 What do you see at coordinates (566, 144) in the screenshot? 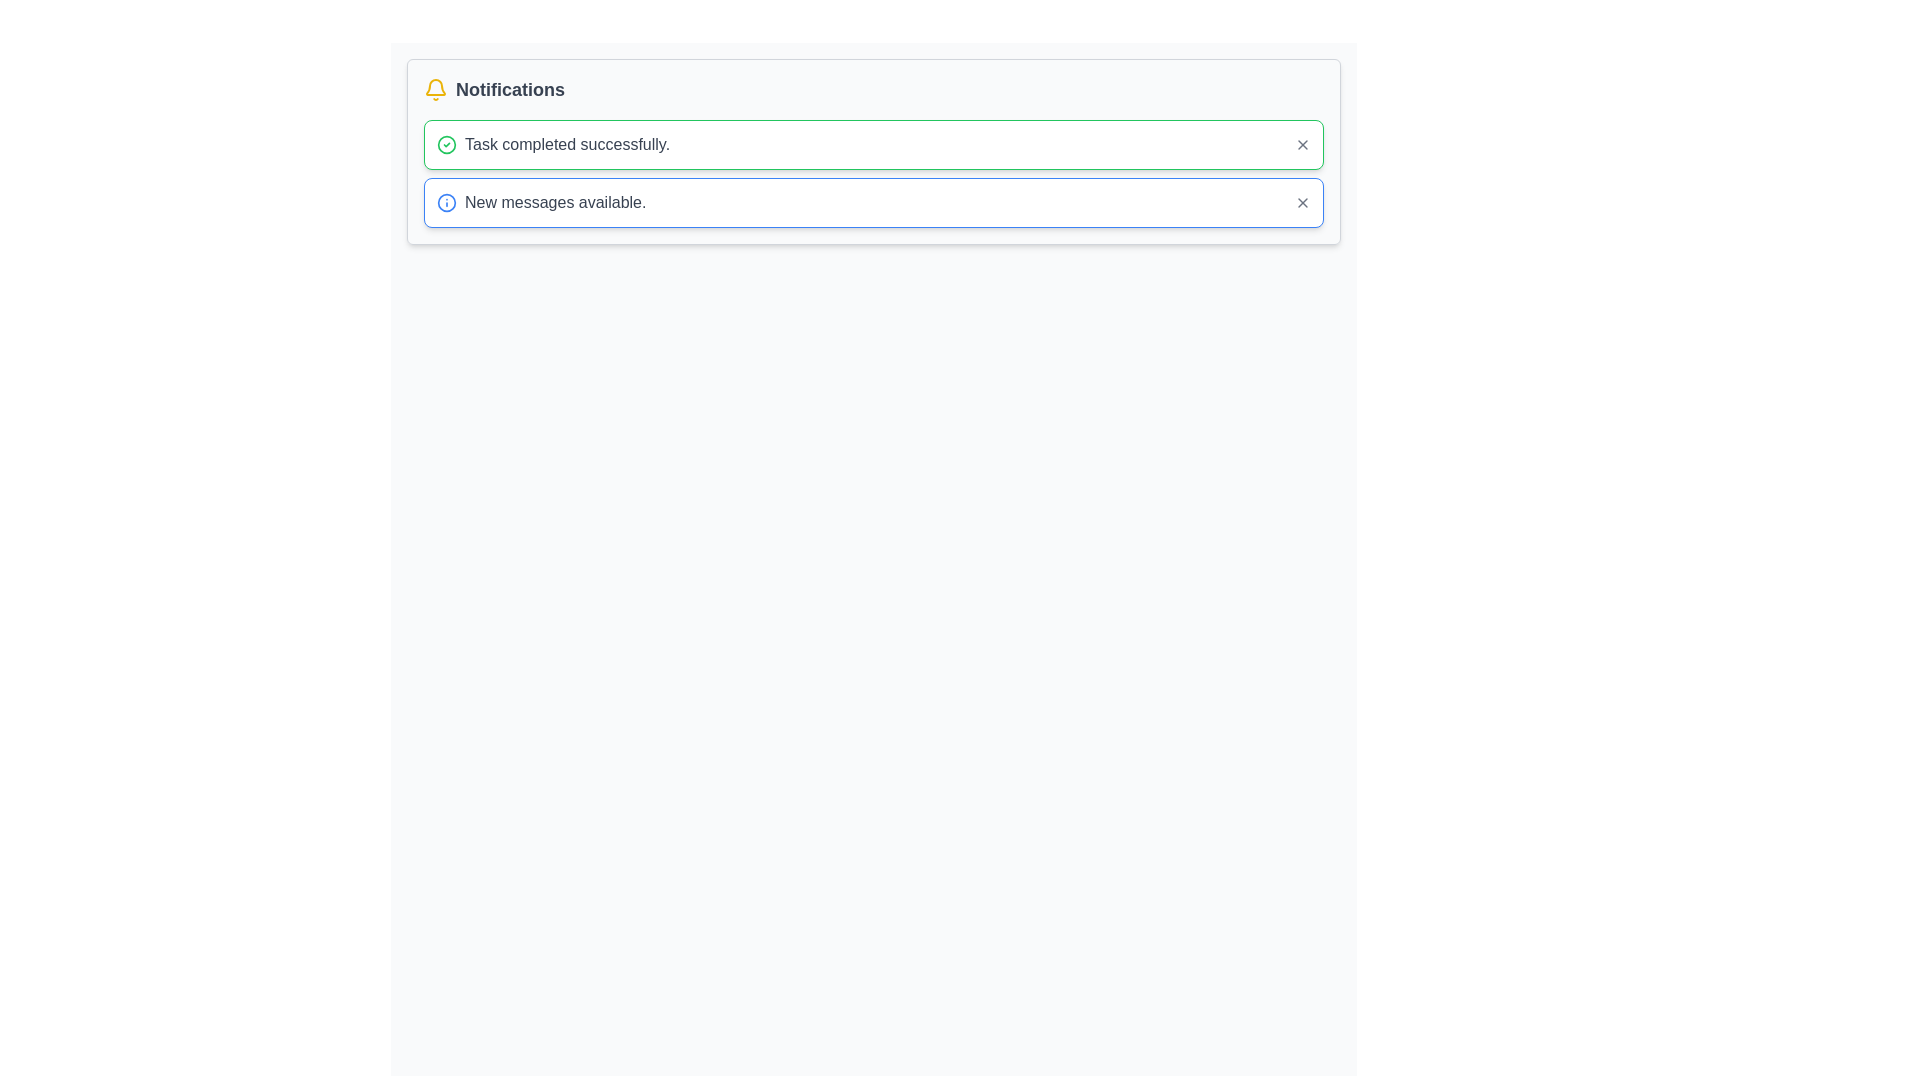
I see `the static text label displaying 'Task completed successfully.'` at bounding box center [566, 144].